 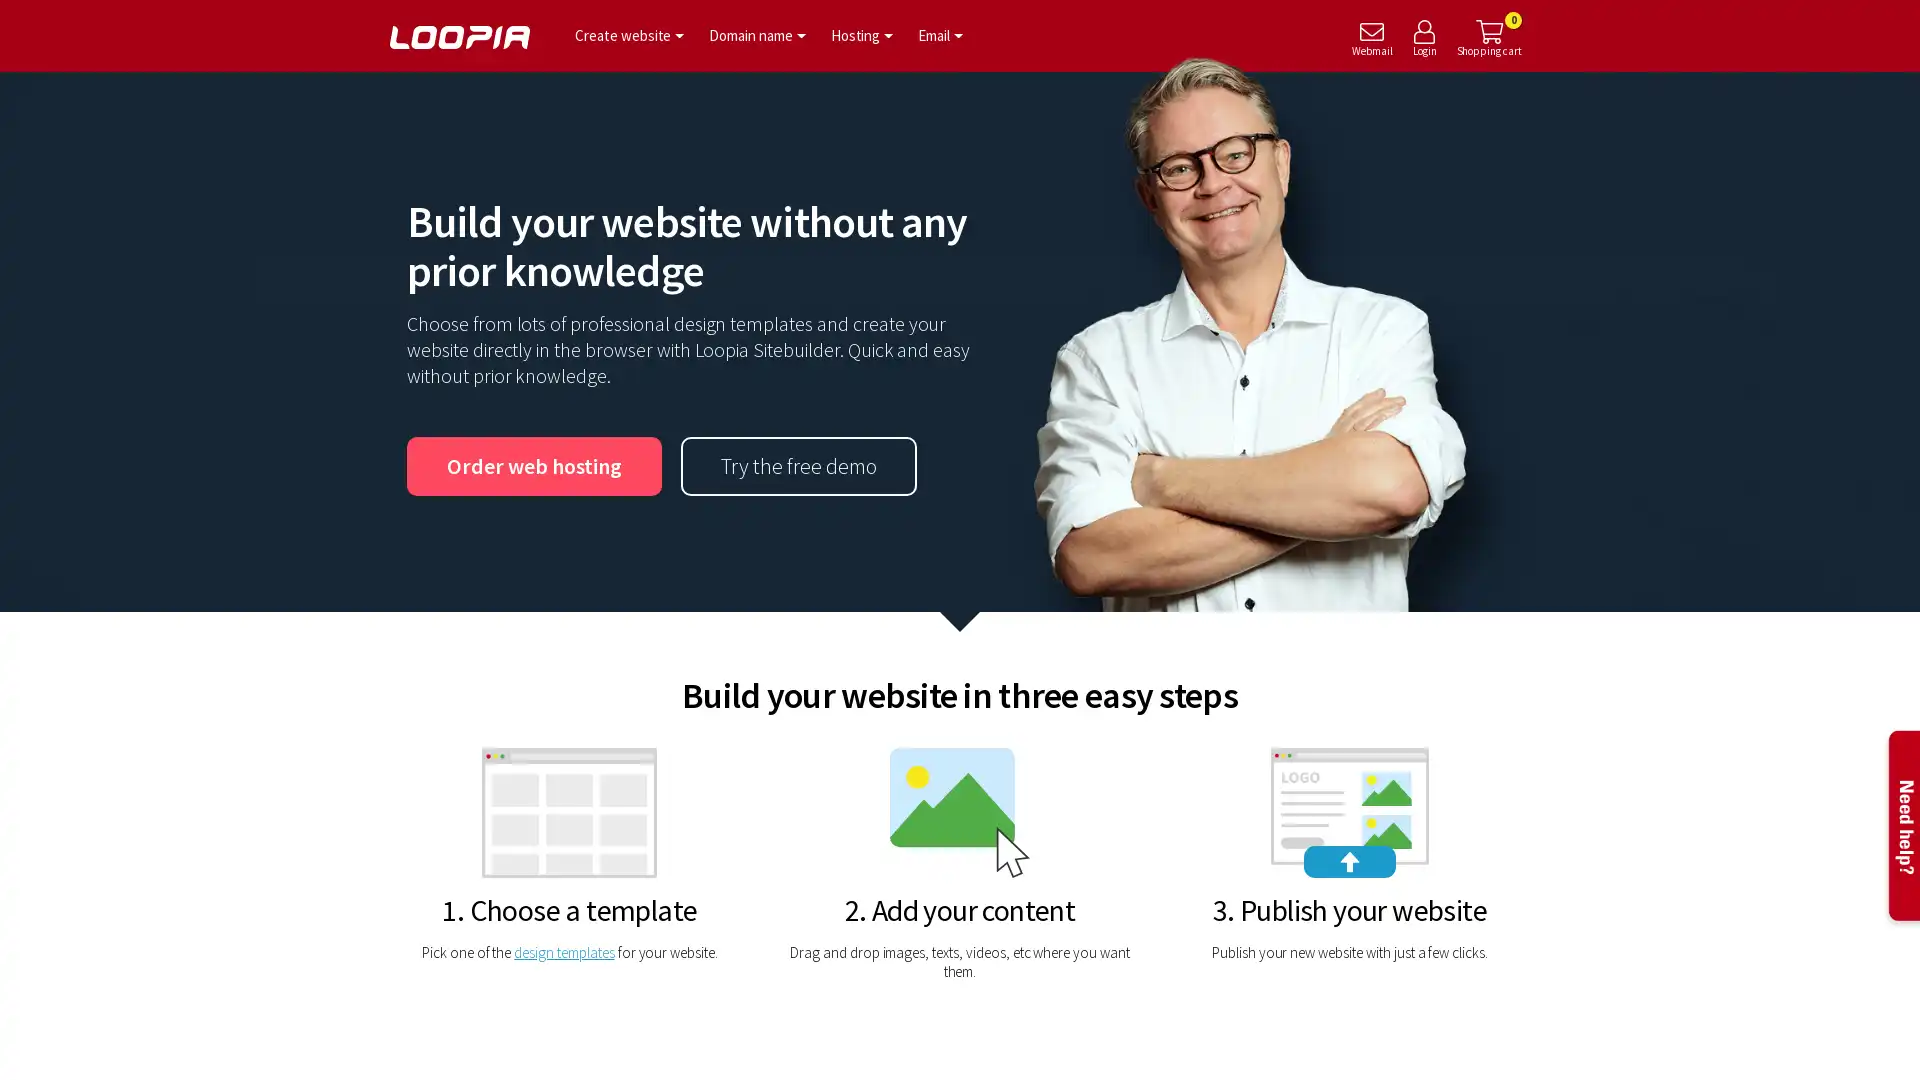 I want to click on Try the free demo, so click(x=797, y=466).